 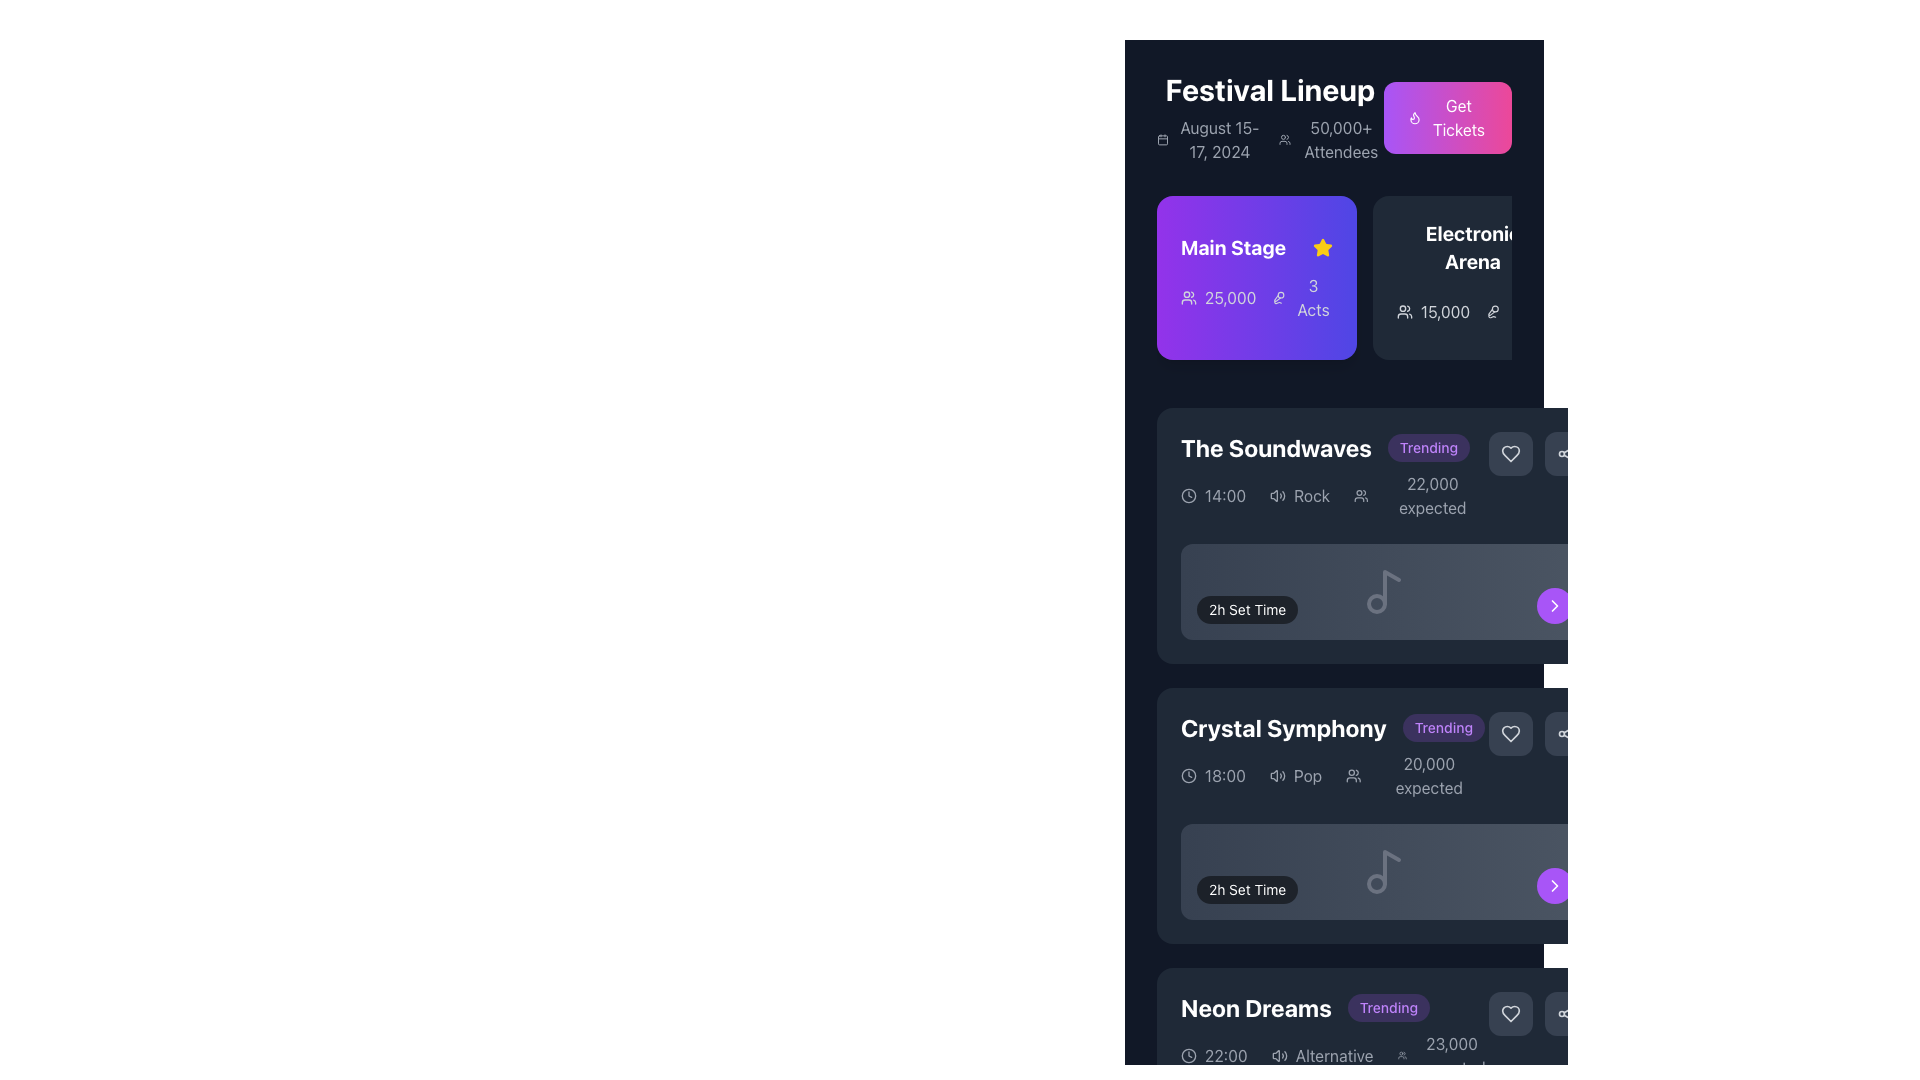 I want to click on the SVG Icon representing the attendee count, so click(x=1360, y=495).